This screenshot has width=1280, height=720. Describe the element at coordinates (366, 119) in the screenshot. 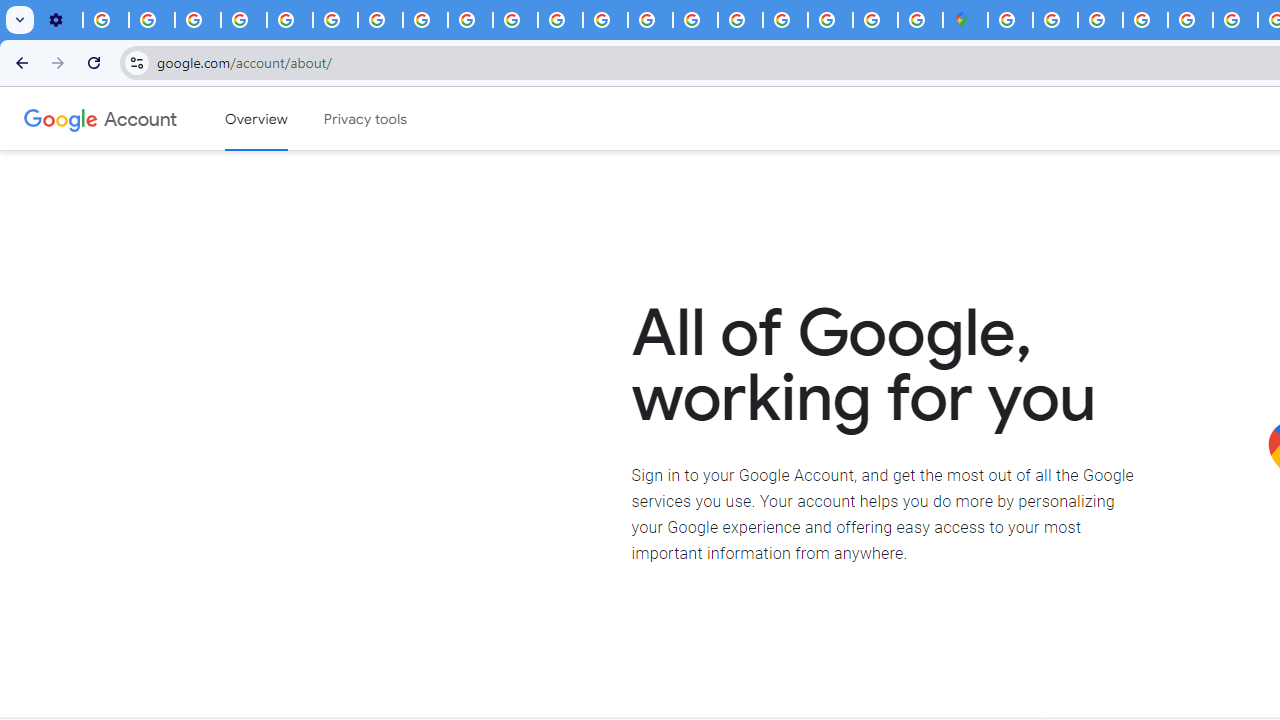

I see `'Privacy tools'` at that location.